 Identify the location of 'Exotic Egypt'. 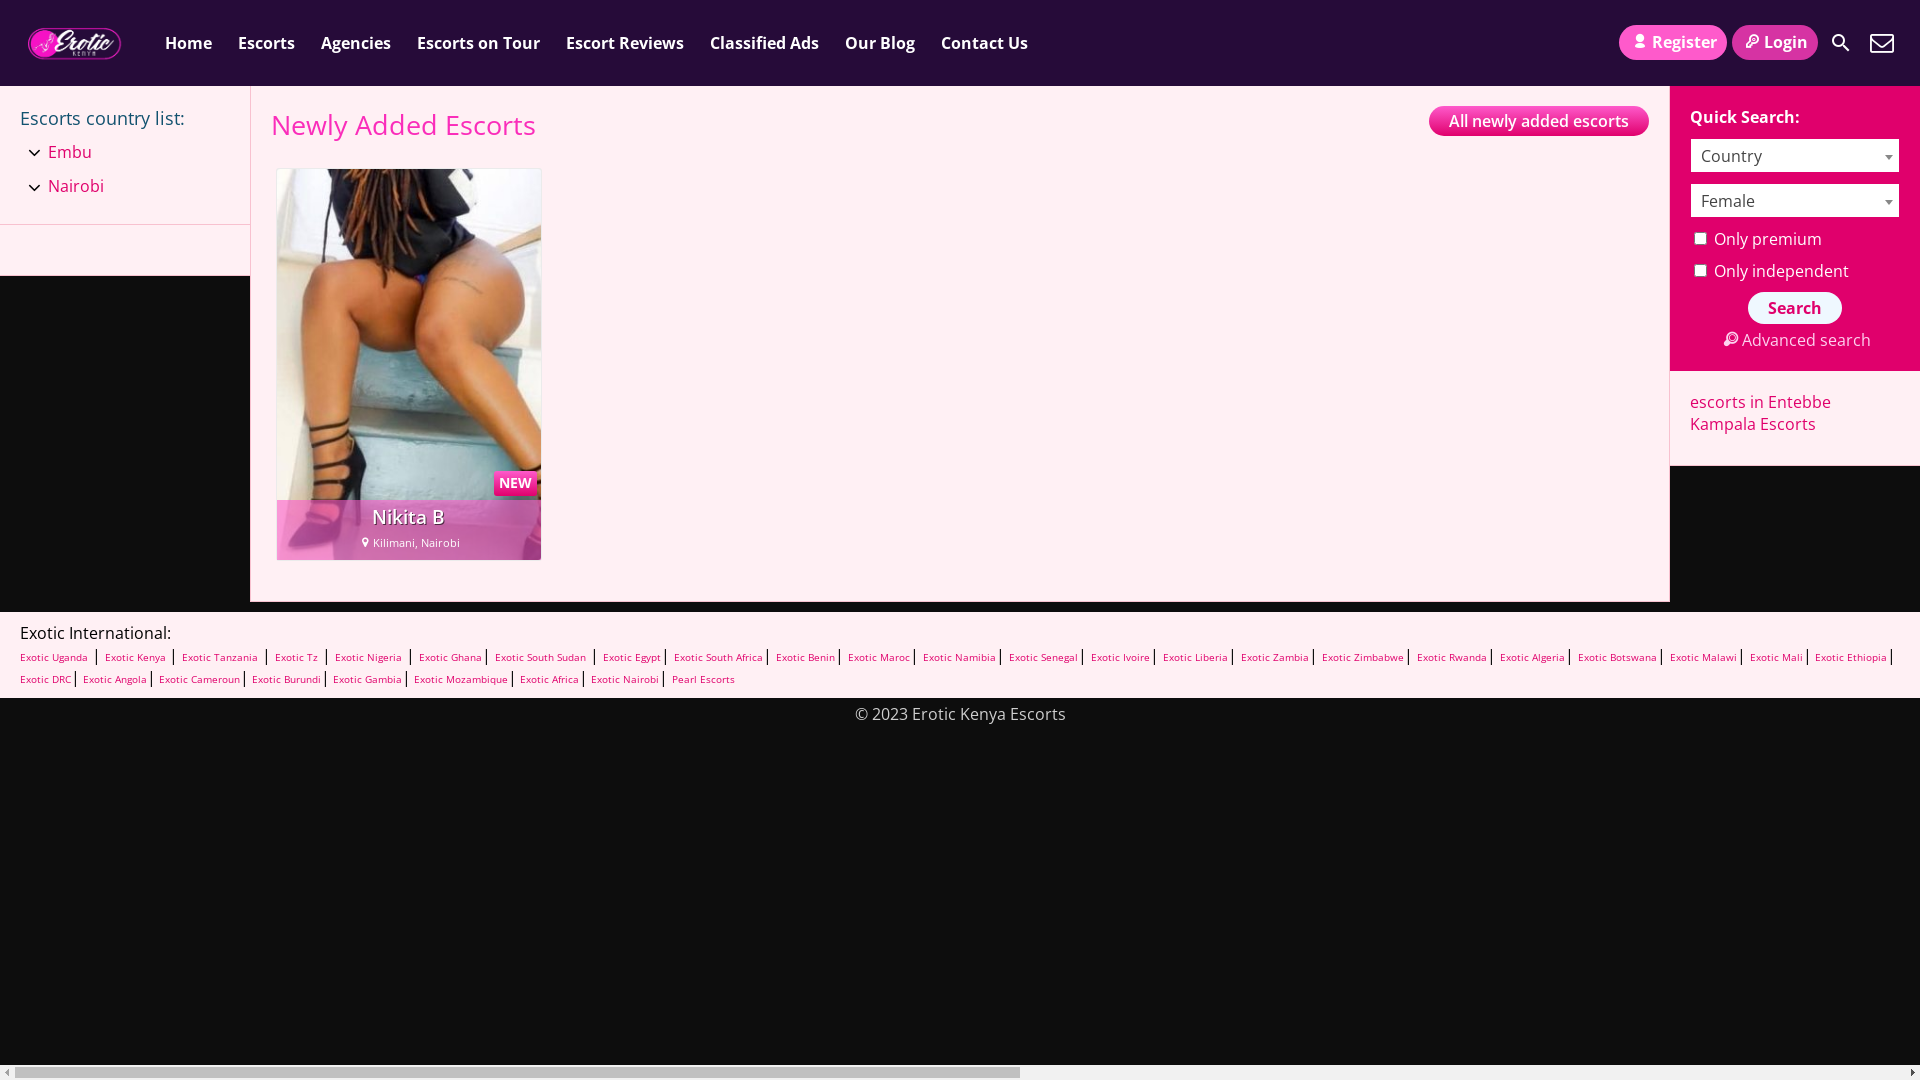
(602, 656).